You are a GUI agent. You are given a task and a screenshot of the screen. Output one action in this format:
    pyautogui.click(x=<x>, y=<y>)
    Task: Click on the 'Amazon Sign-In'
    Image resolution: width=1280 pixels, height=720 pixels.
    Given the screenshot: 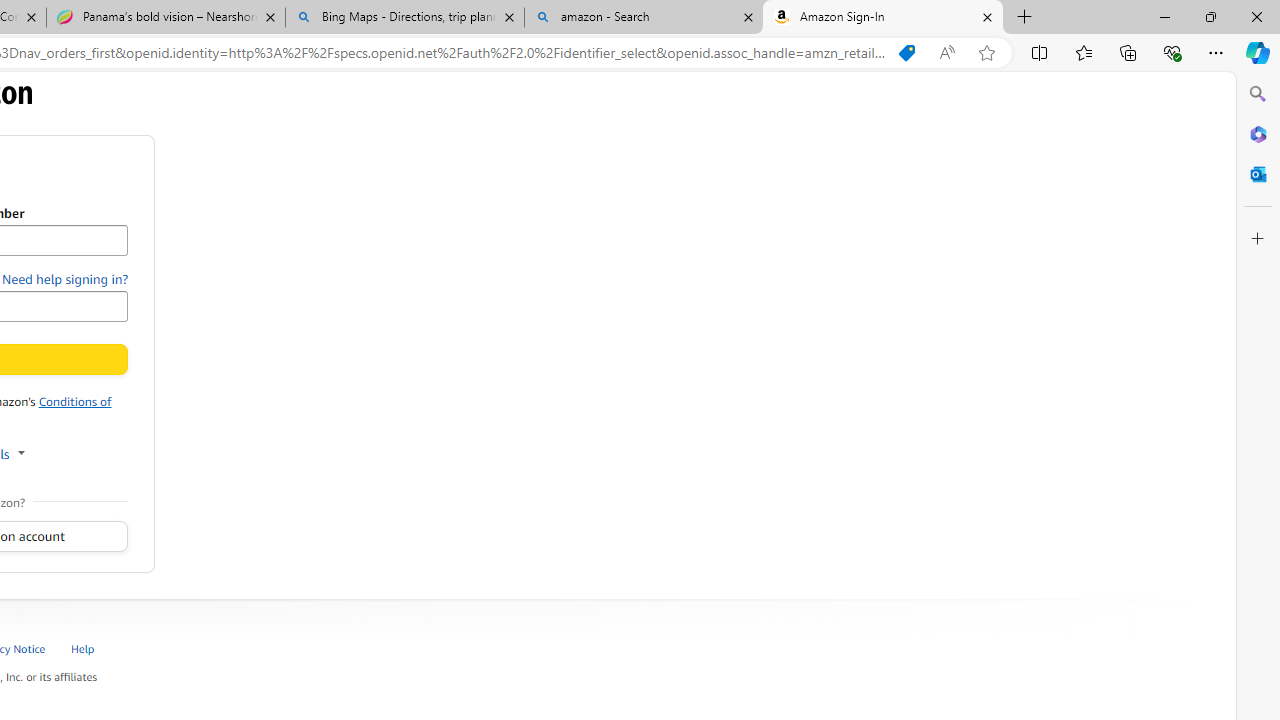 What is the action you would take?
    pyautogui.click(x=882, y=17)
    